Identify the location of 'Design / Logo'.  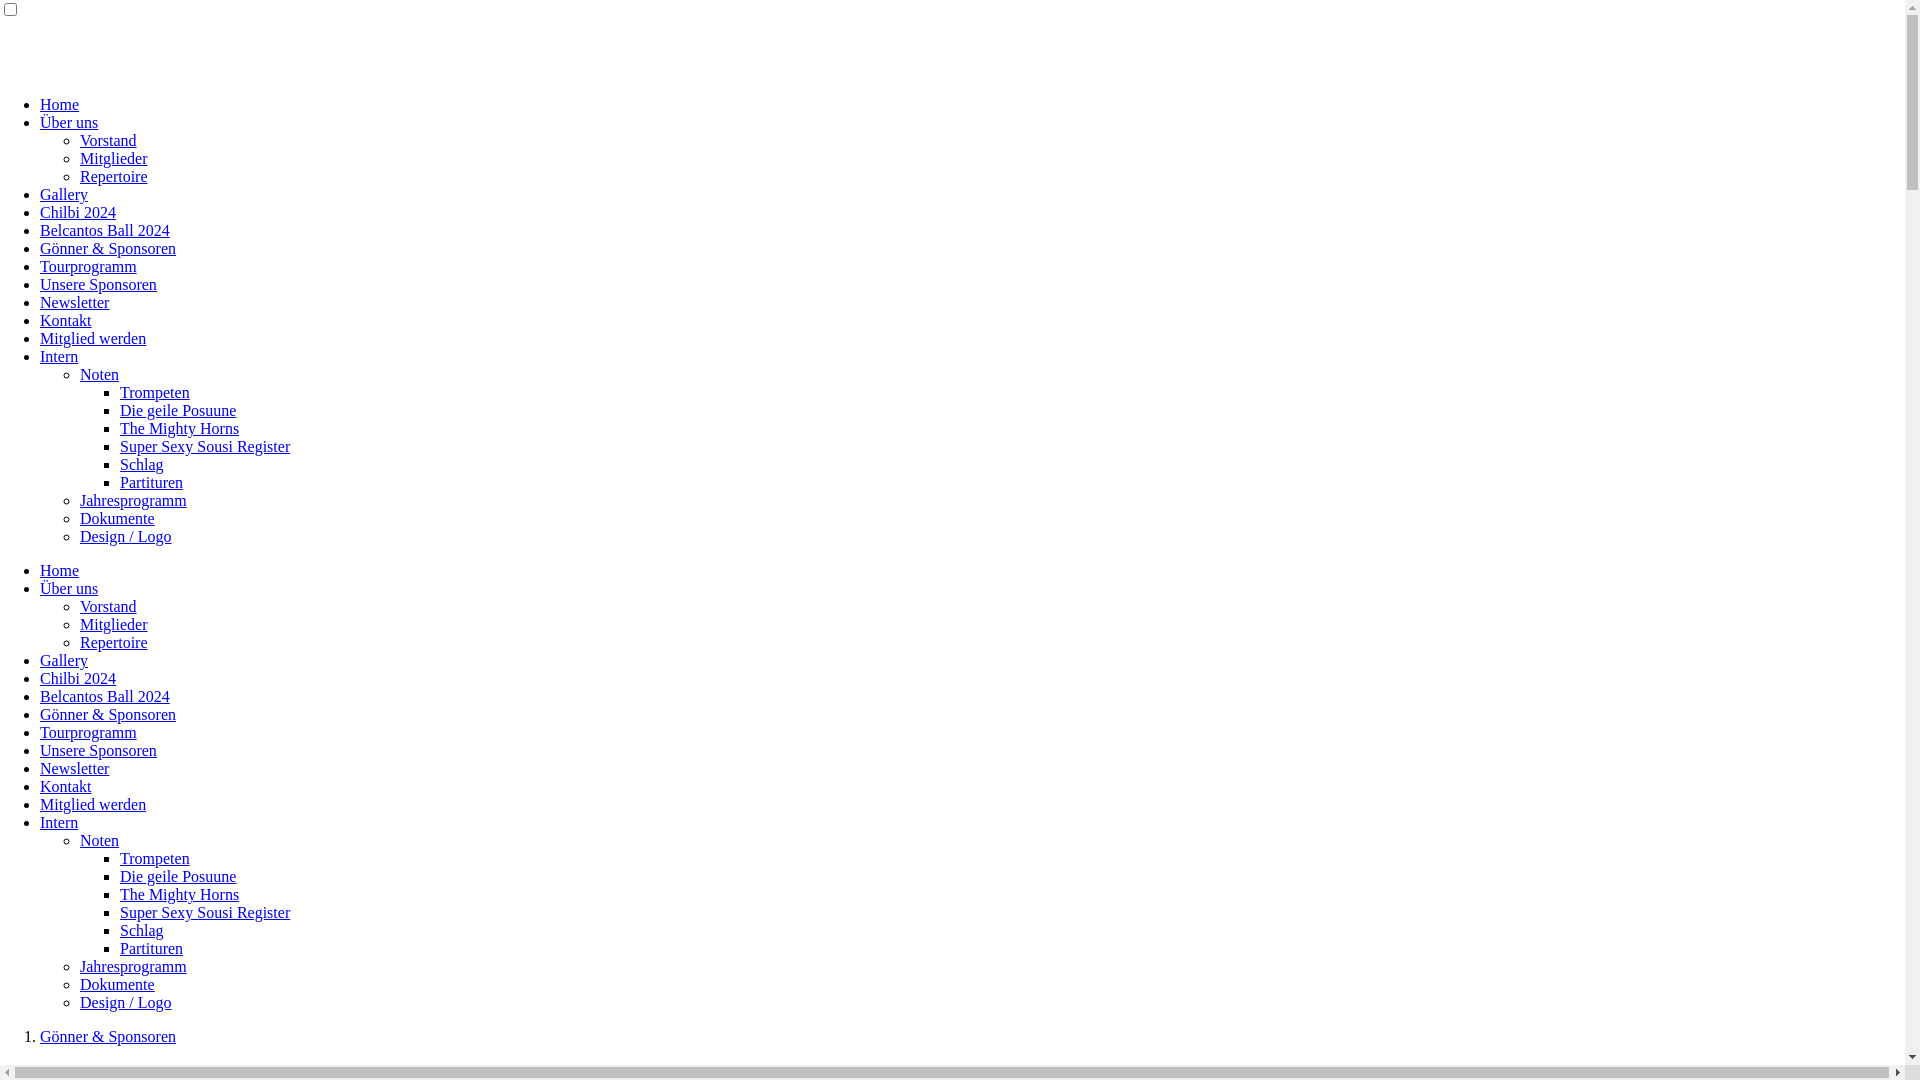
(80, 1002).